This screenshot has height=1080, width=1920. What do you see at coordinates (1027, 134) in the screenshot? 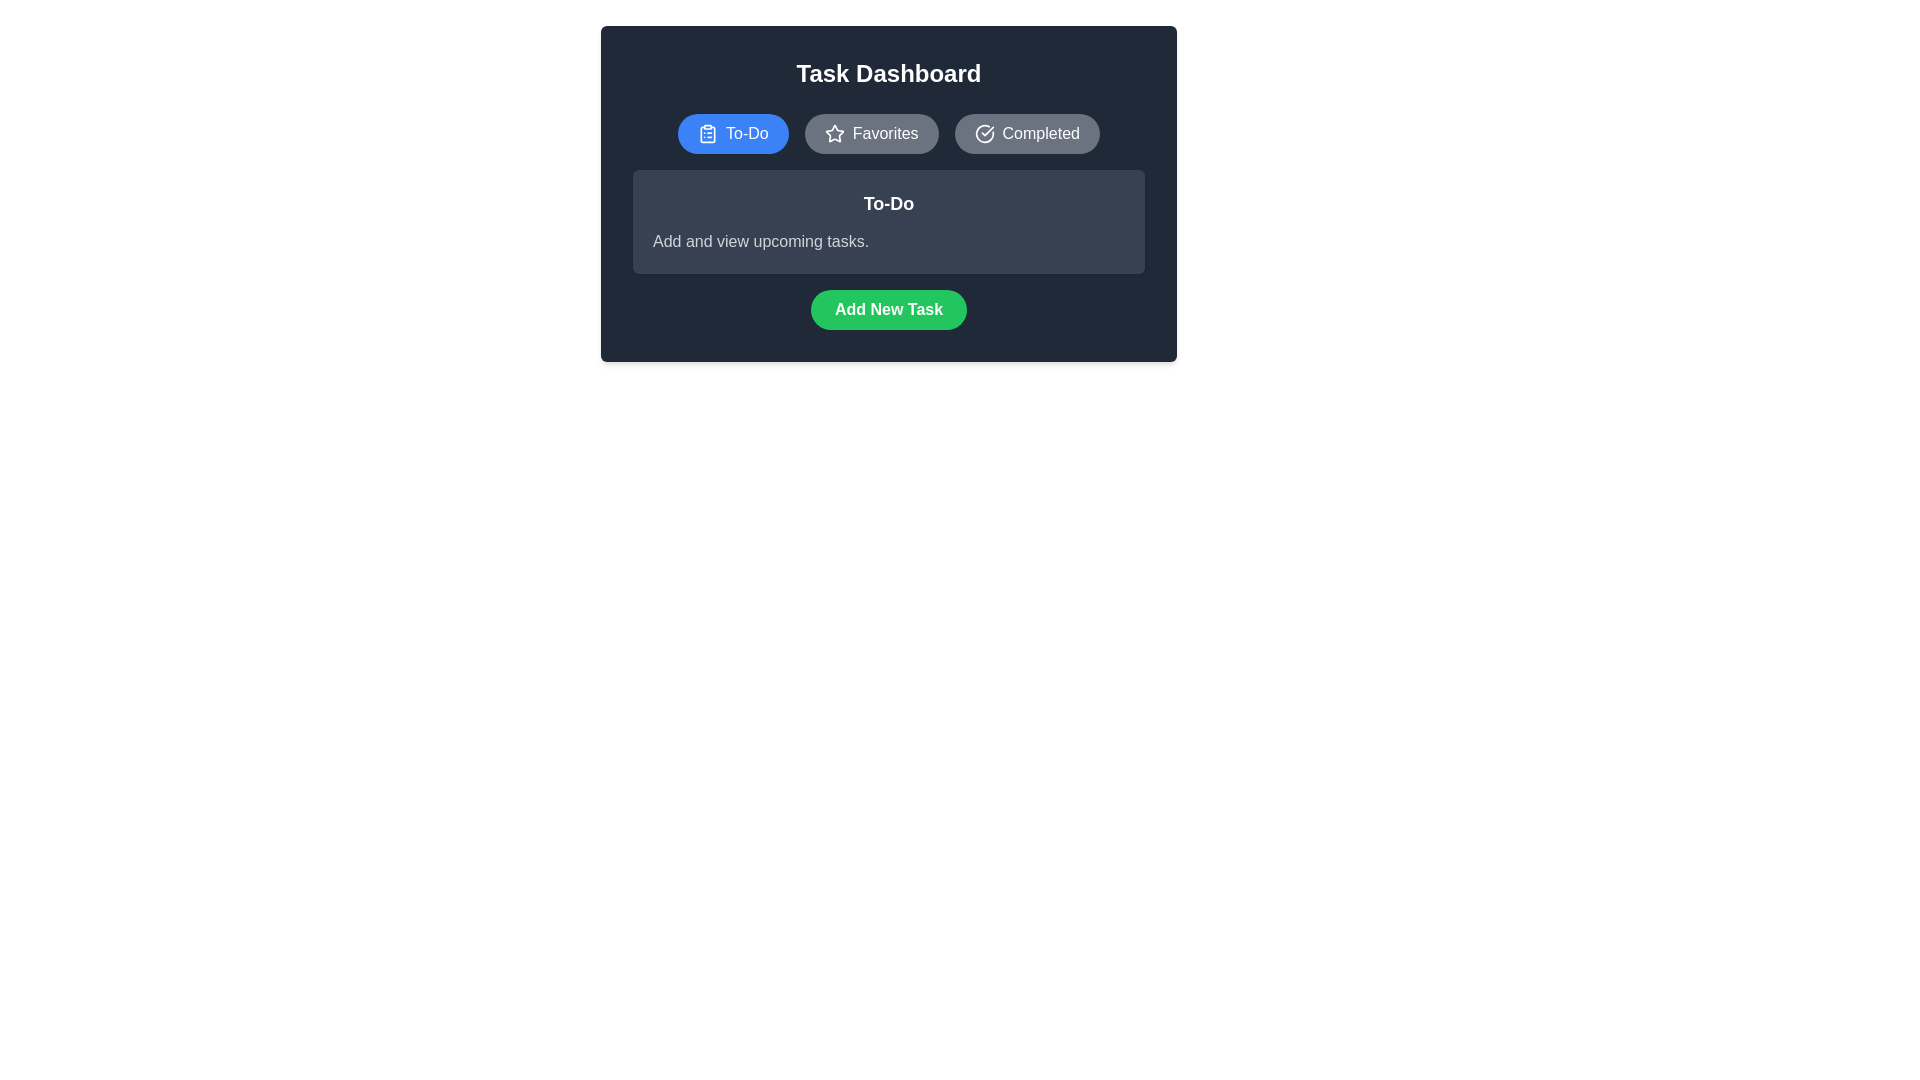
I see `the Completed tab by clicking on the corresponding button` at bounding box center [1027, 134].